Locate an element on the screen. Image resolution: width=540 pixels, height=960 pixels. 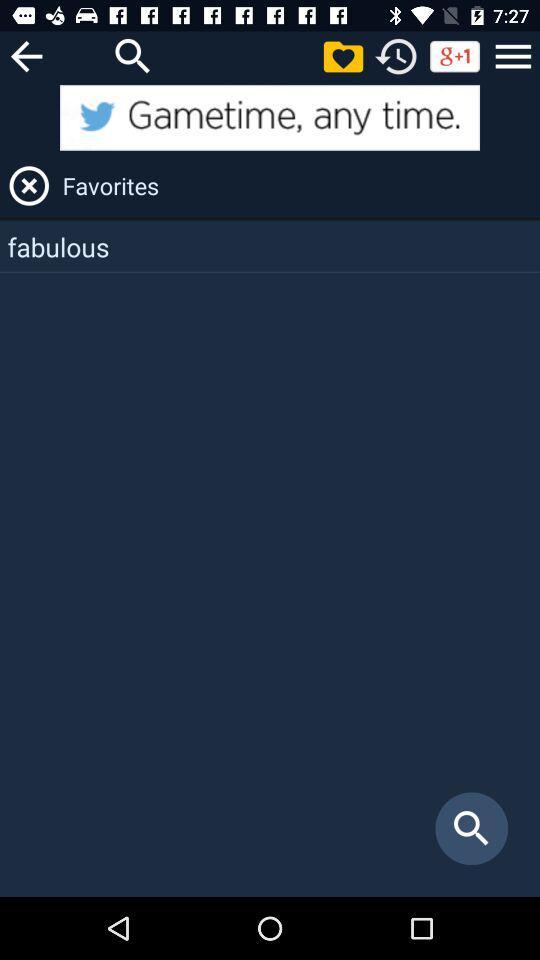
the menu icon is located at coordinates (513, 55).